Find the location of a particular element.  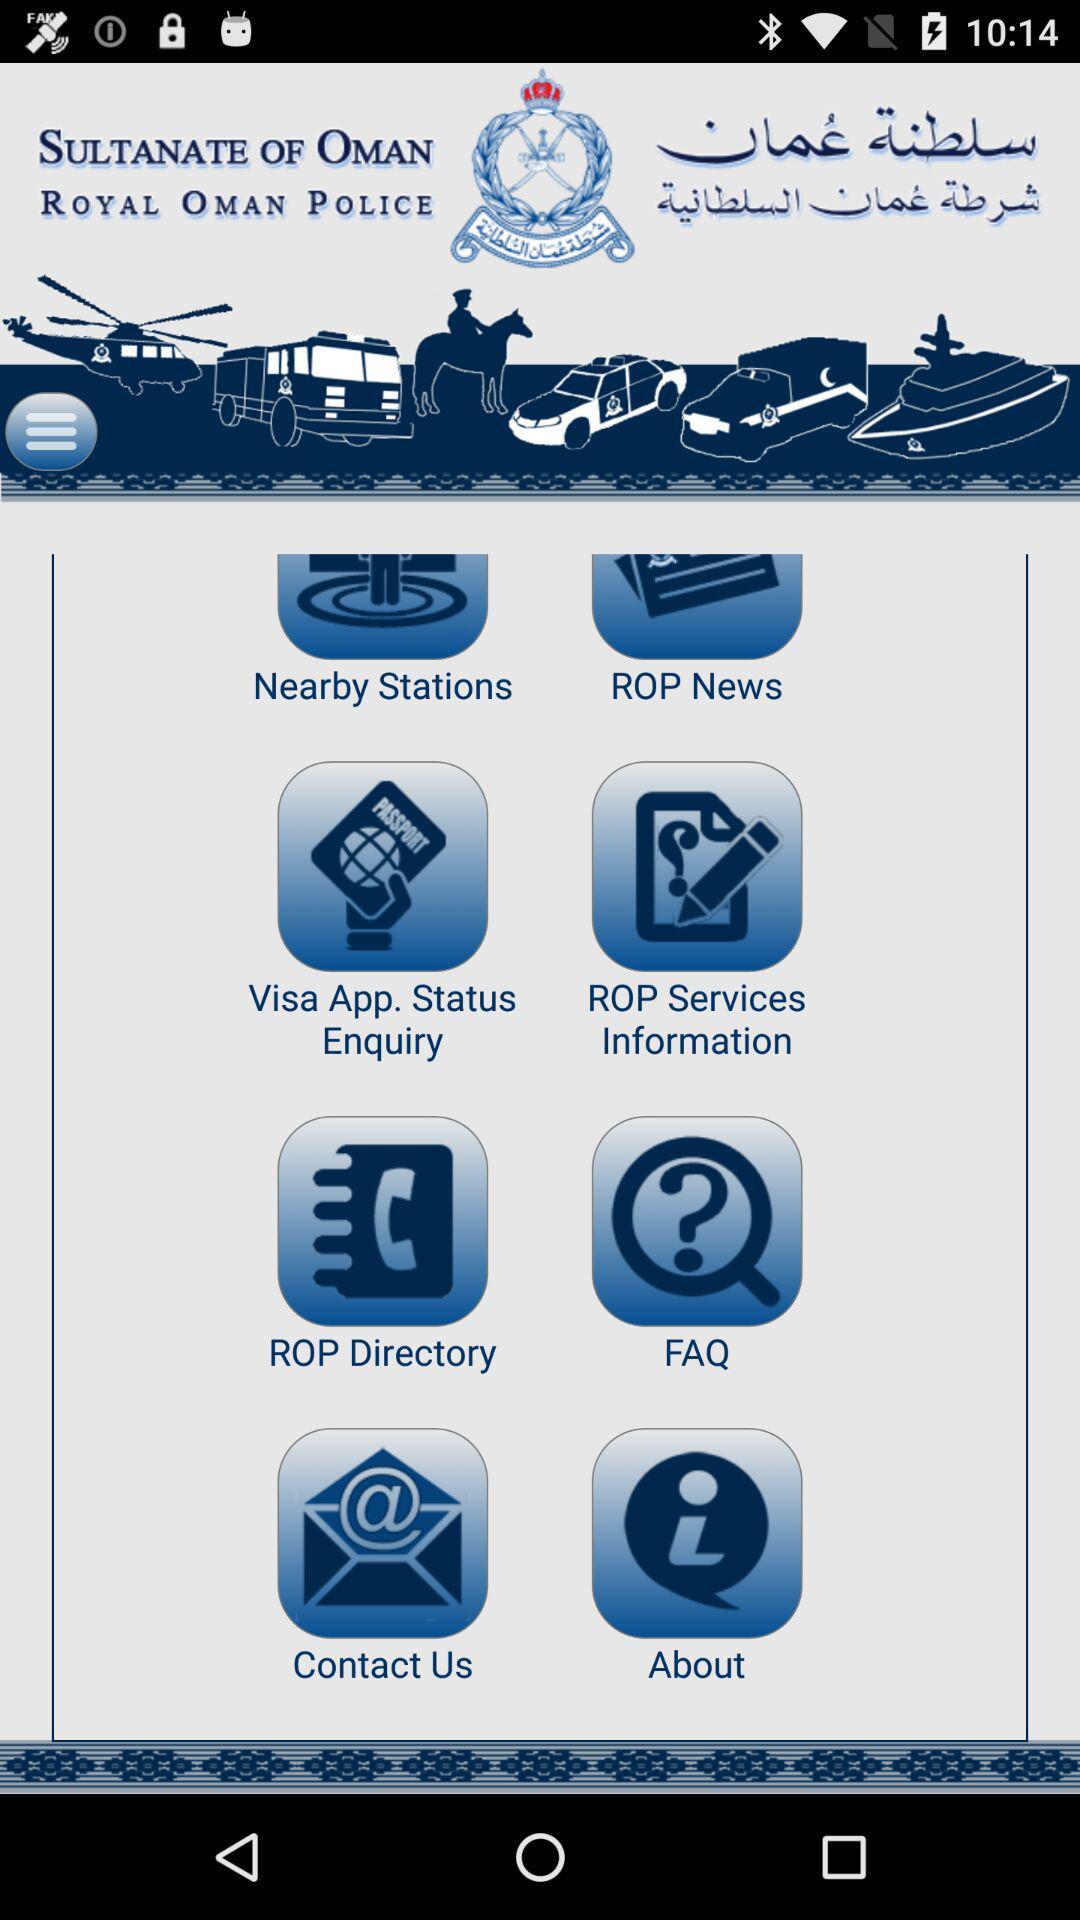

the visibility icon is located at coordinates (382, 649).